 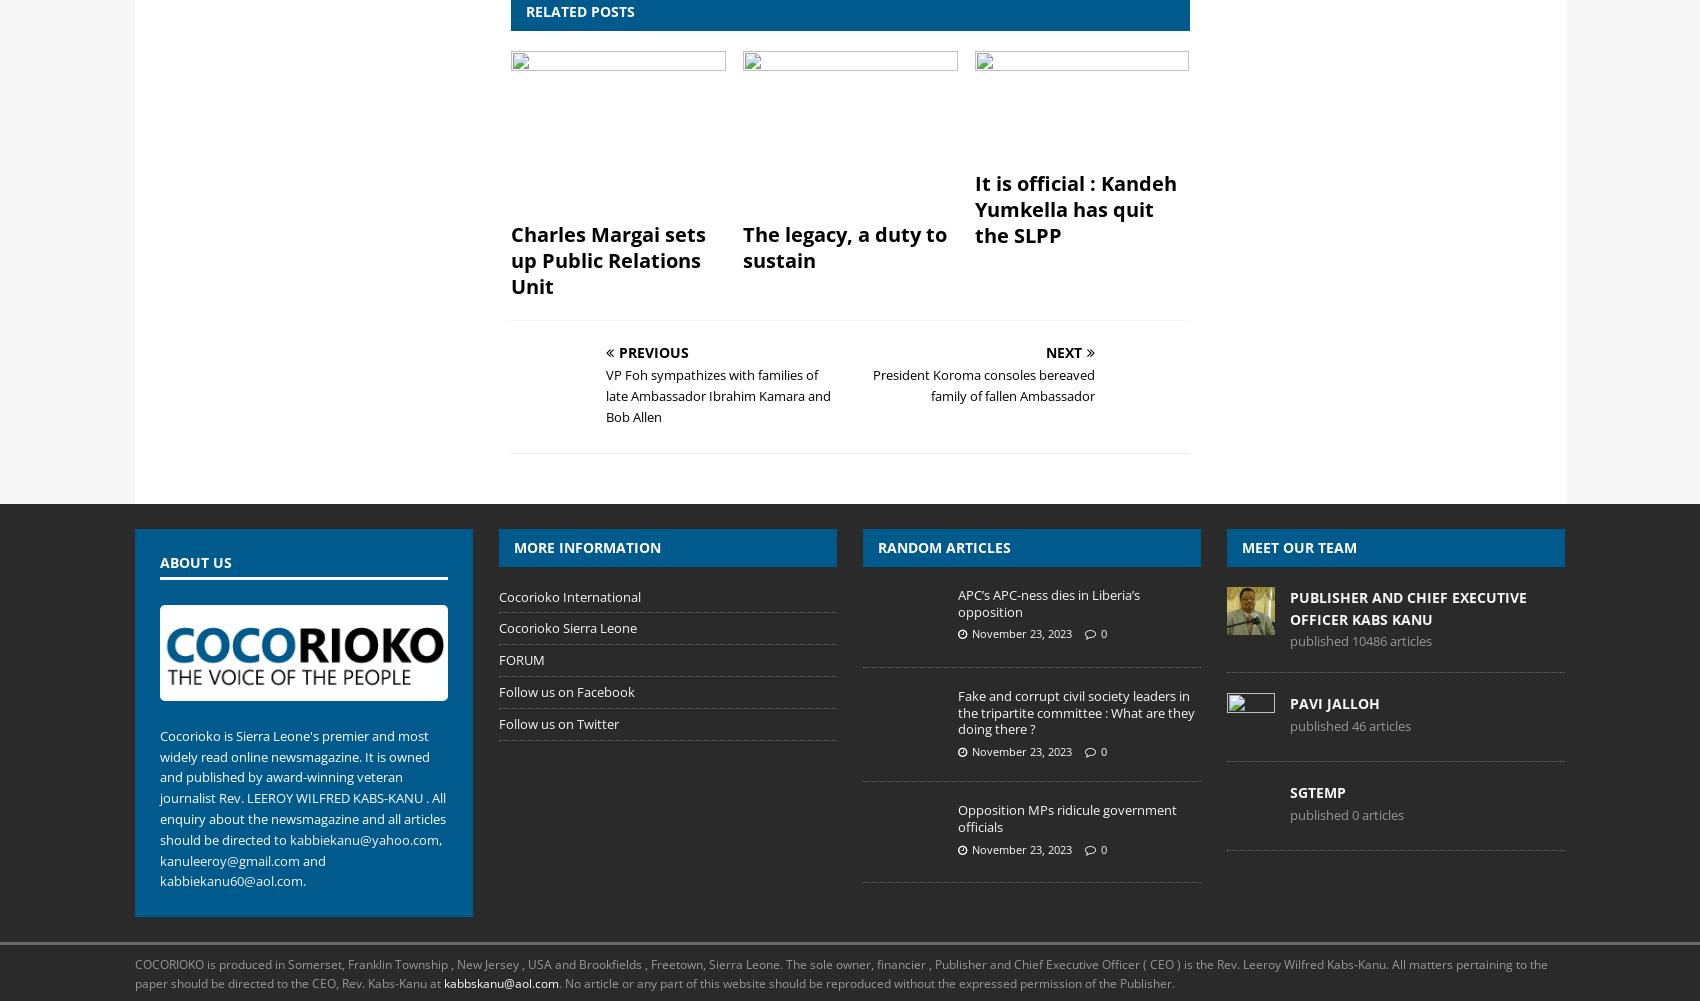 I want to click on 'RANDOM ARTICLES', so click(x=943, y=545).